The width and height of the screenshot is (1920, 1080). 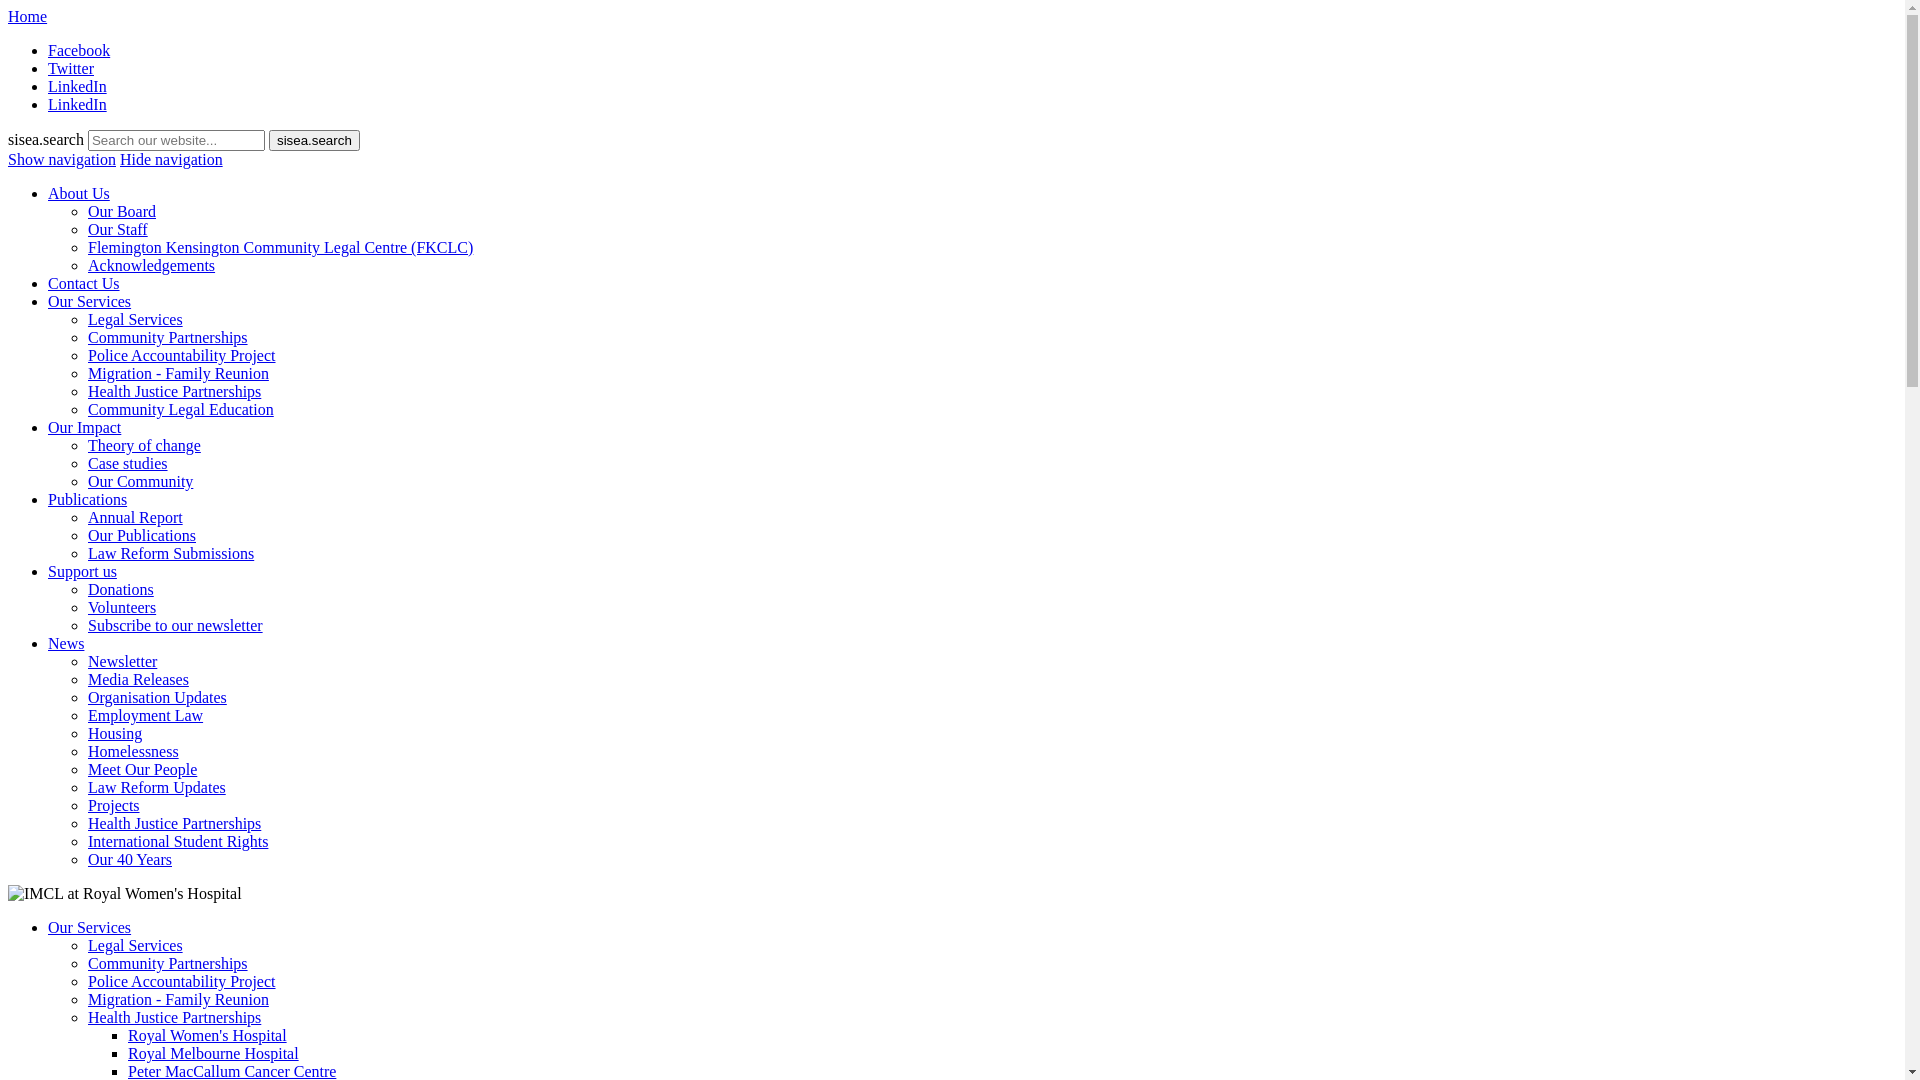 What do you see at coordinates (127, 463) in the screenshot?
I see `'Case studies'` at bounding box center [127, 463].